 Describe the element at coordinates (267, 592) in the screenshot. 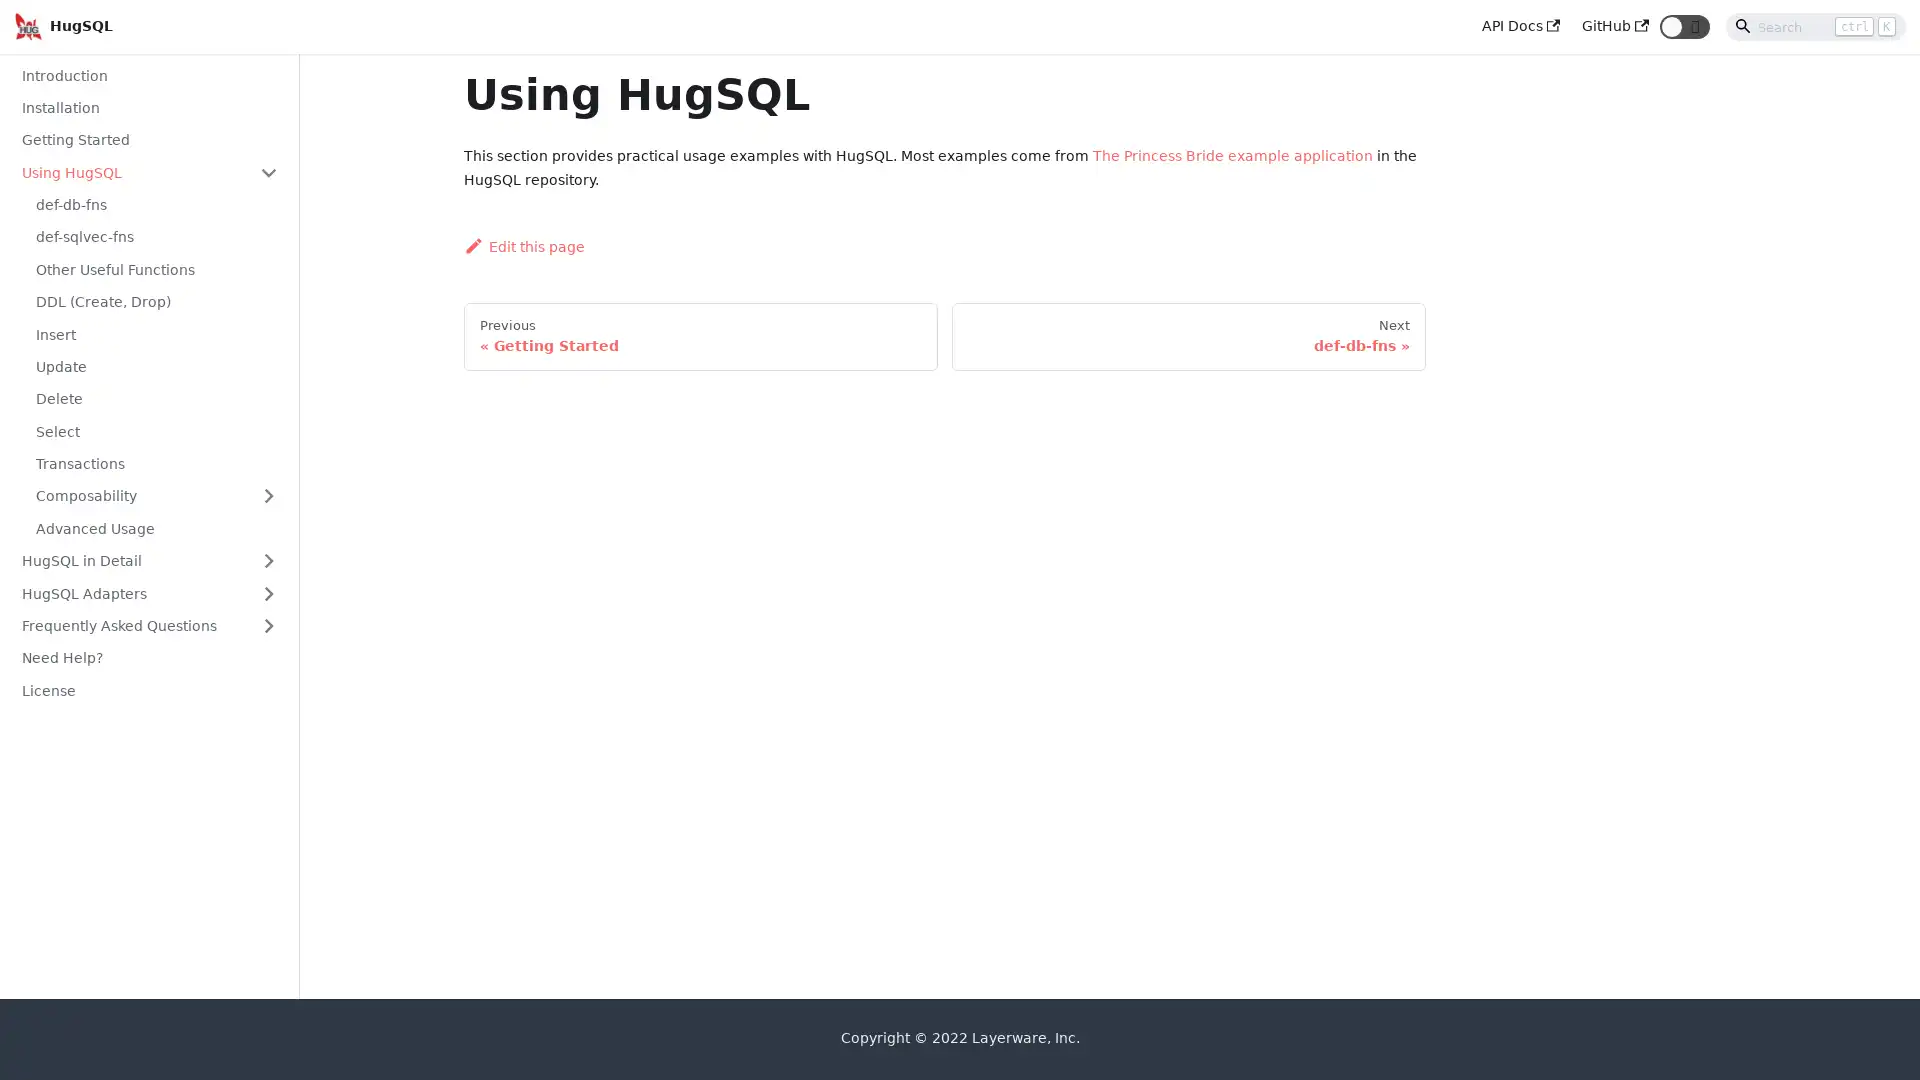

I see `Toggle the collapsible sidebar category 'HugSQL Adapters'` at that location.